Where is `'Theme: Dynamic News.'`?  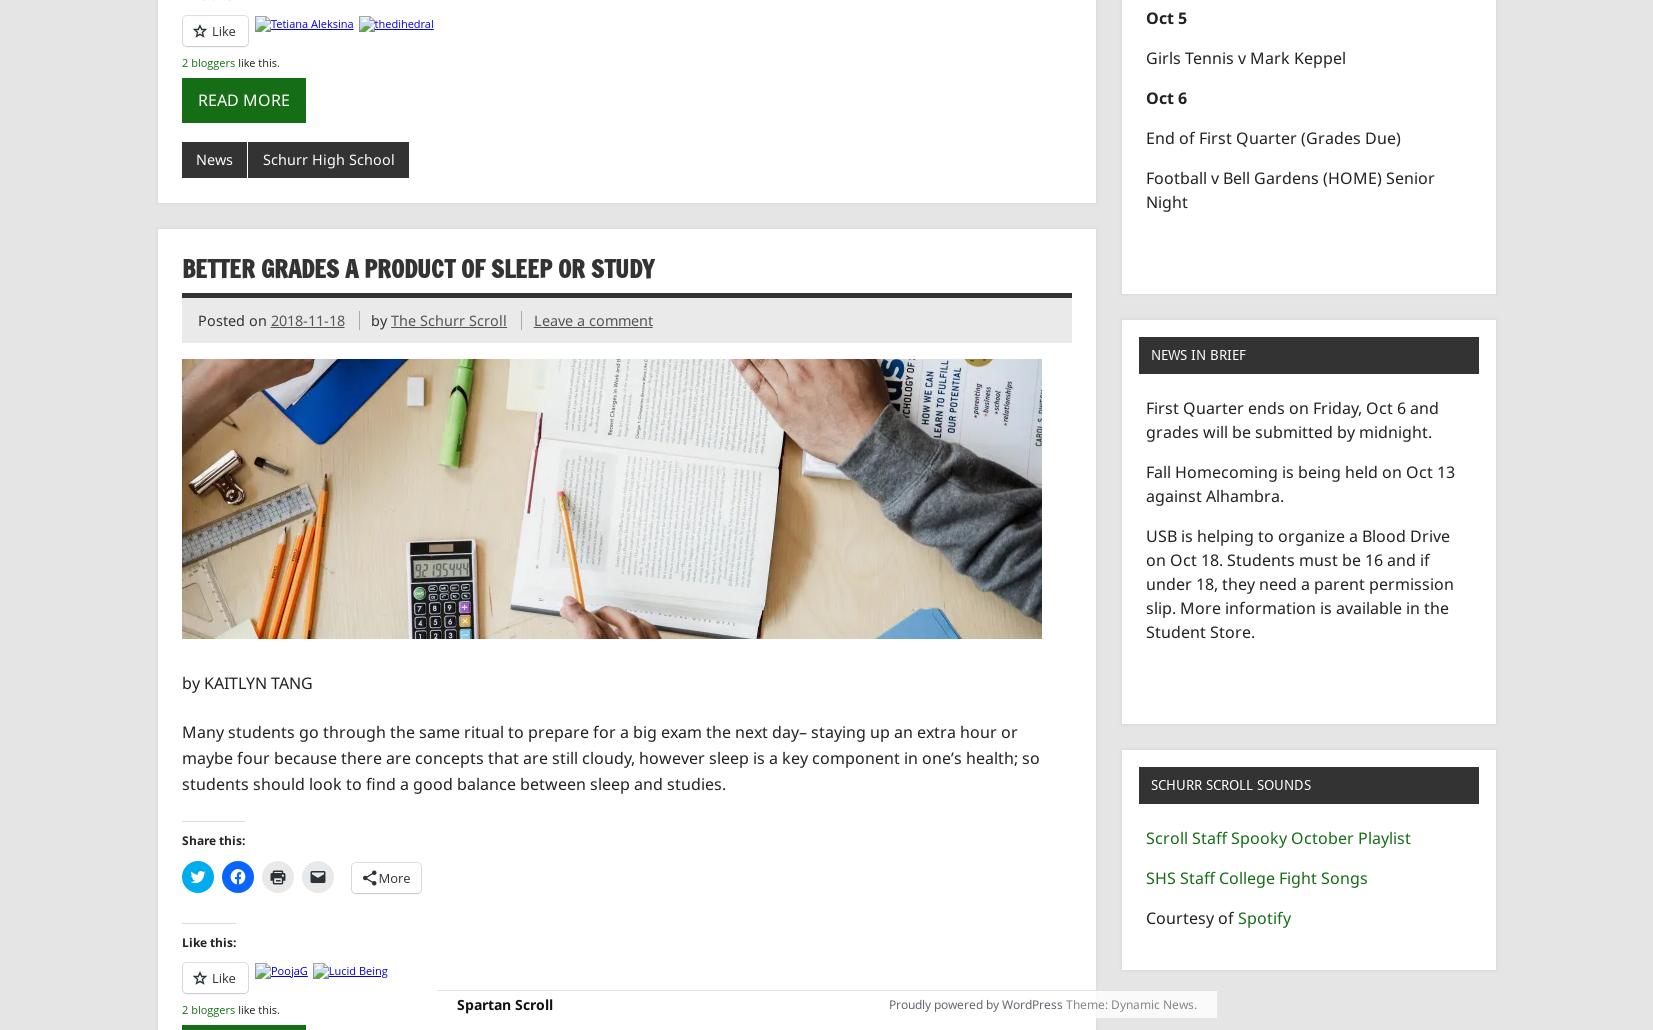 'Theme: Dynamic News.' is located at coordinates (1128, 1005).